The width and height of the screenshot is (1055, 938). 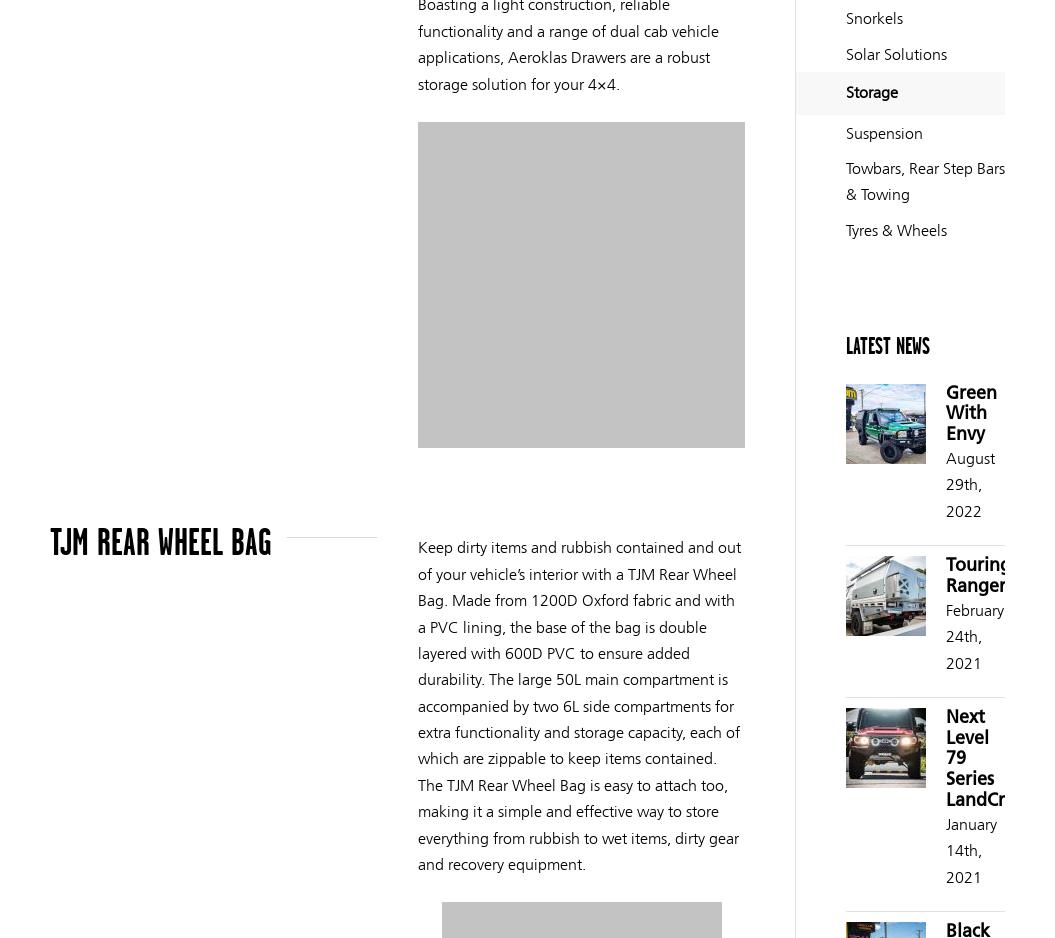 What do you see at coordinates (977, 575) in the screenshot?
I see `'Touring Ranger'` at bounding box center [977, 575].